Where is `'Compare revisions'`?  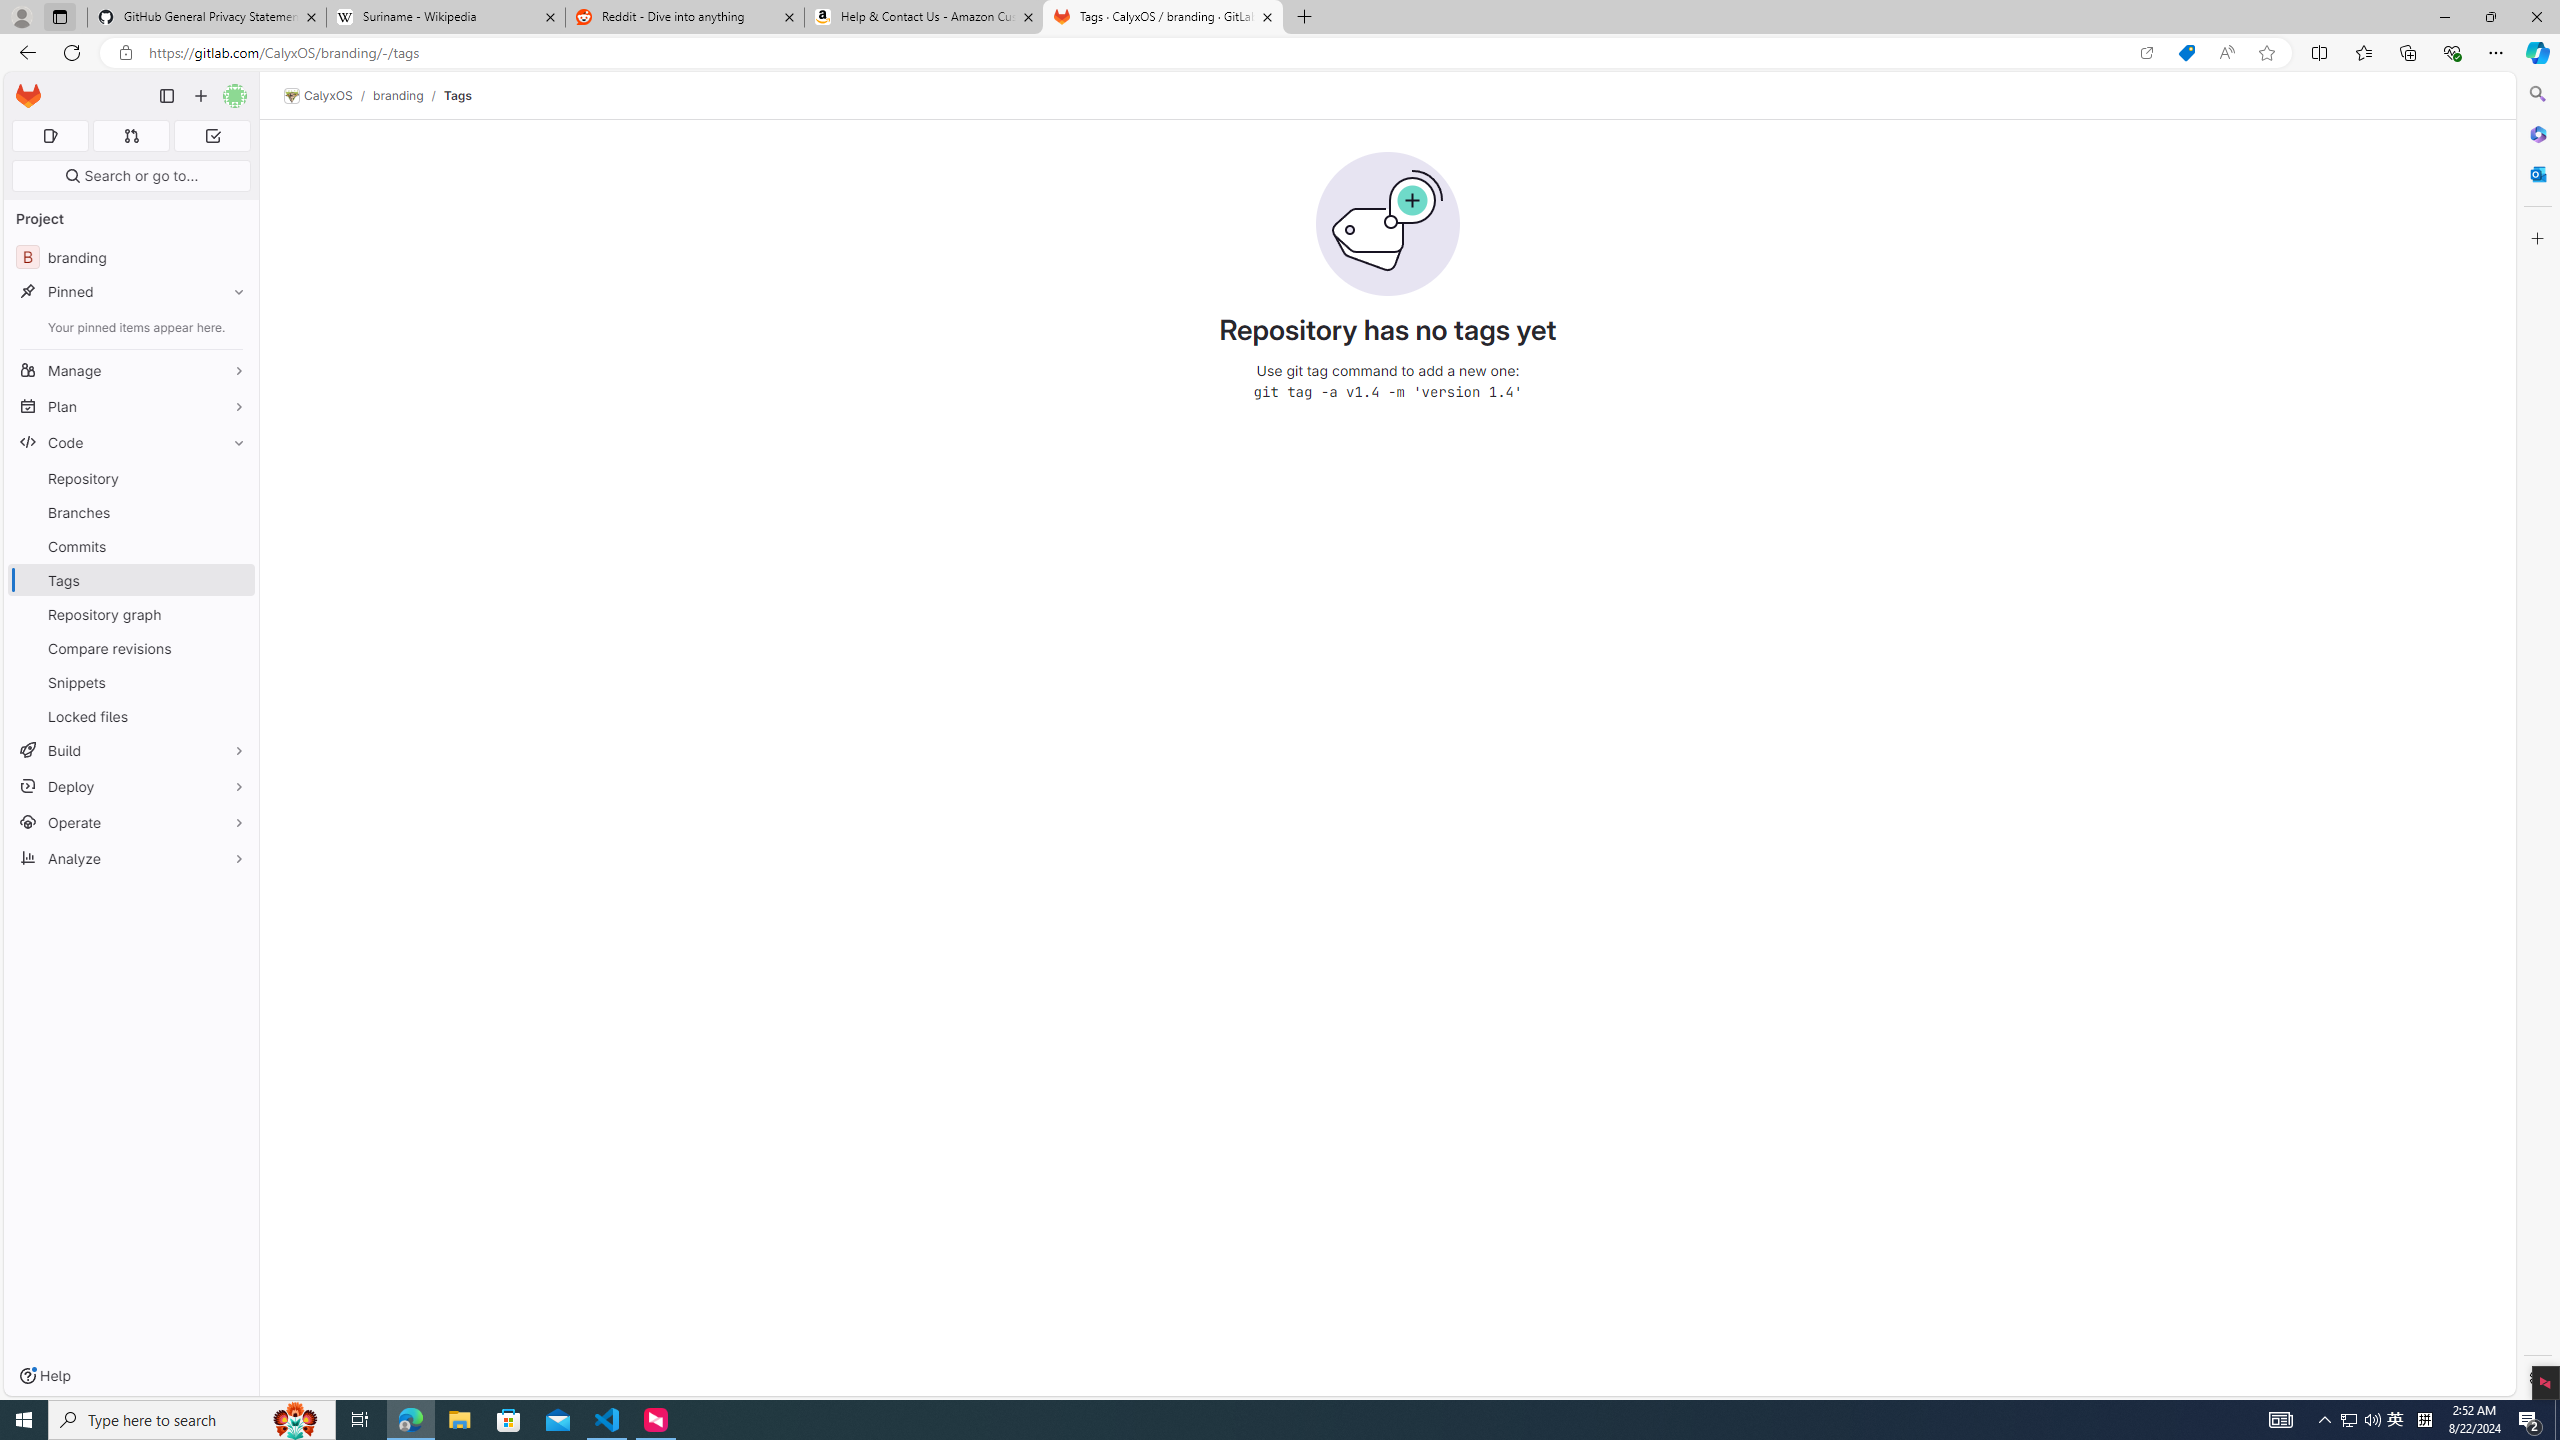
'Compare revisions' is located at coordinates (130, 647).